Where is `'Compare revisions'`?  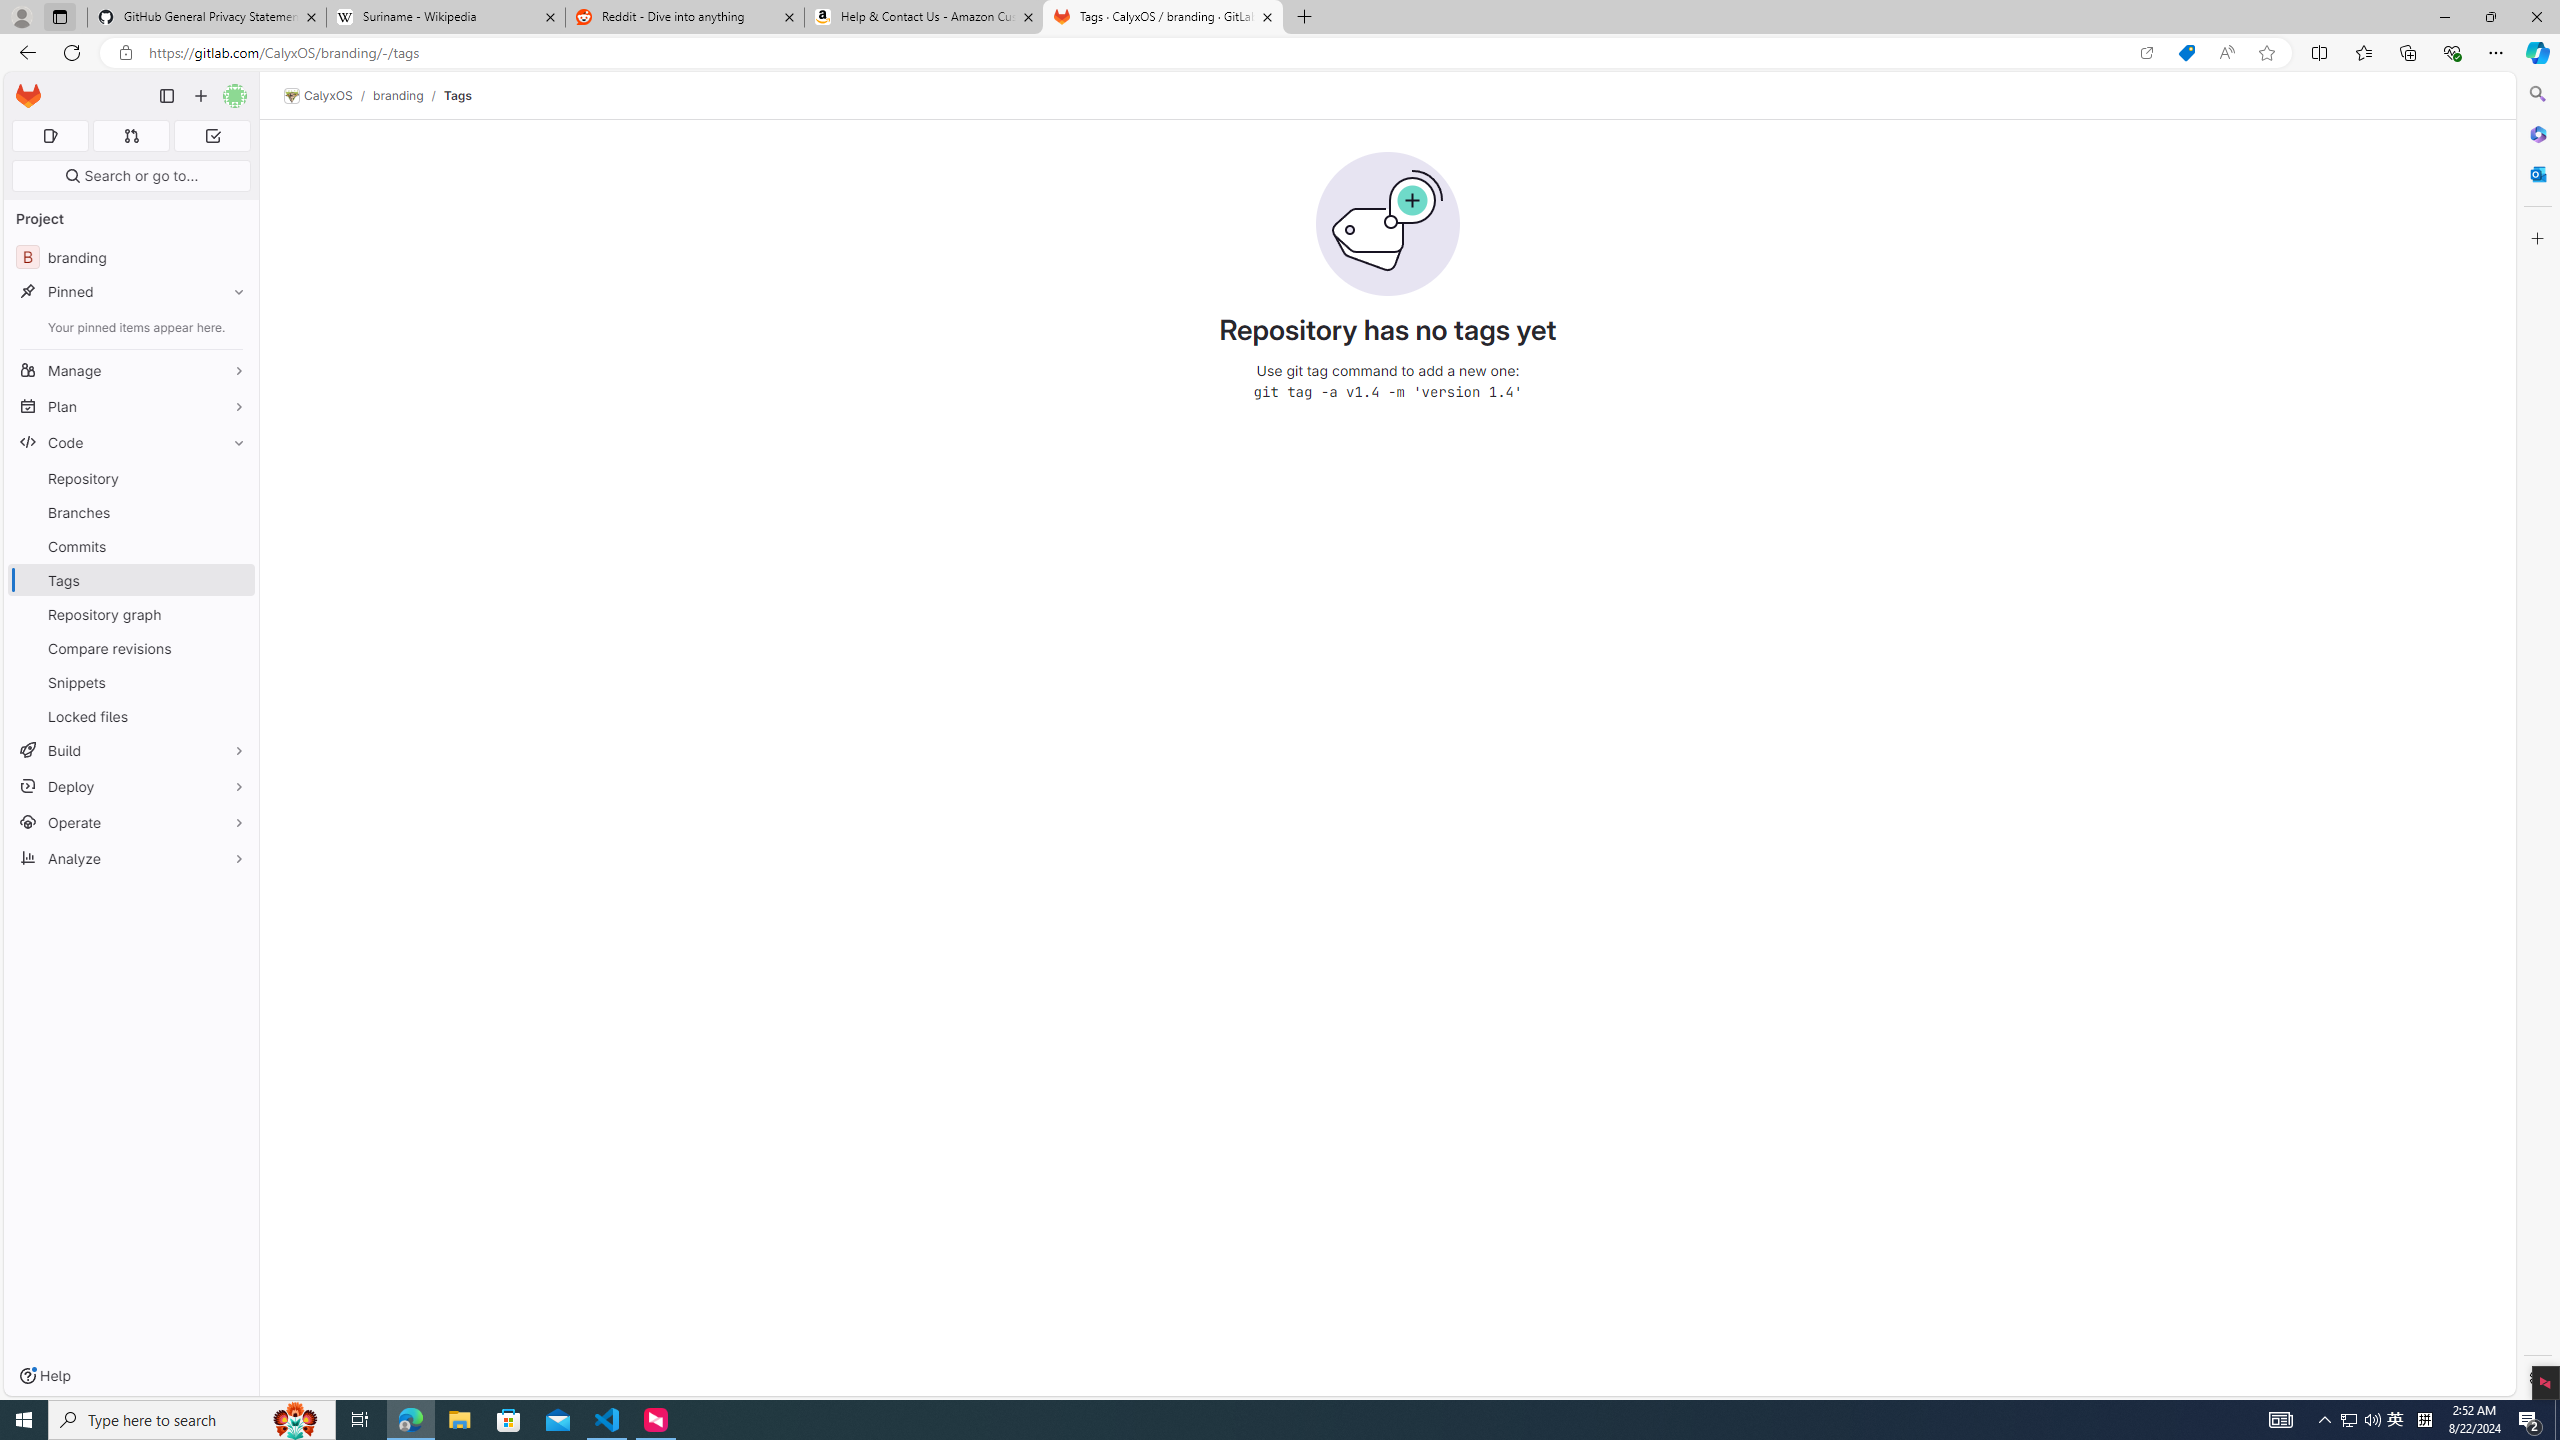
'Compare revisions' is located at coordinates (130, 647).